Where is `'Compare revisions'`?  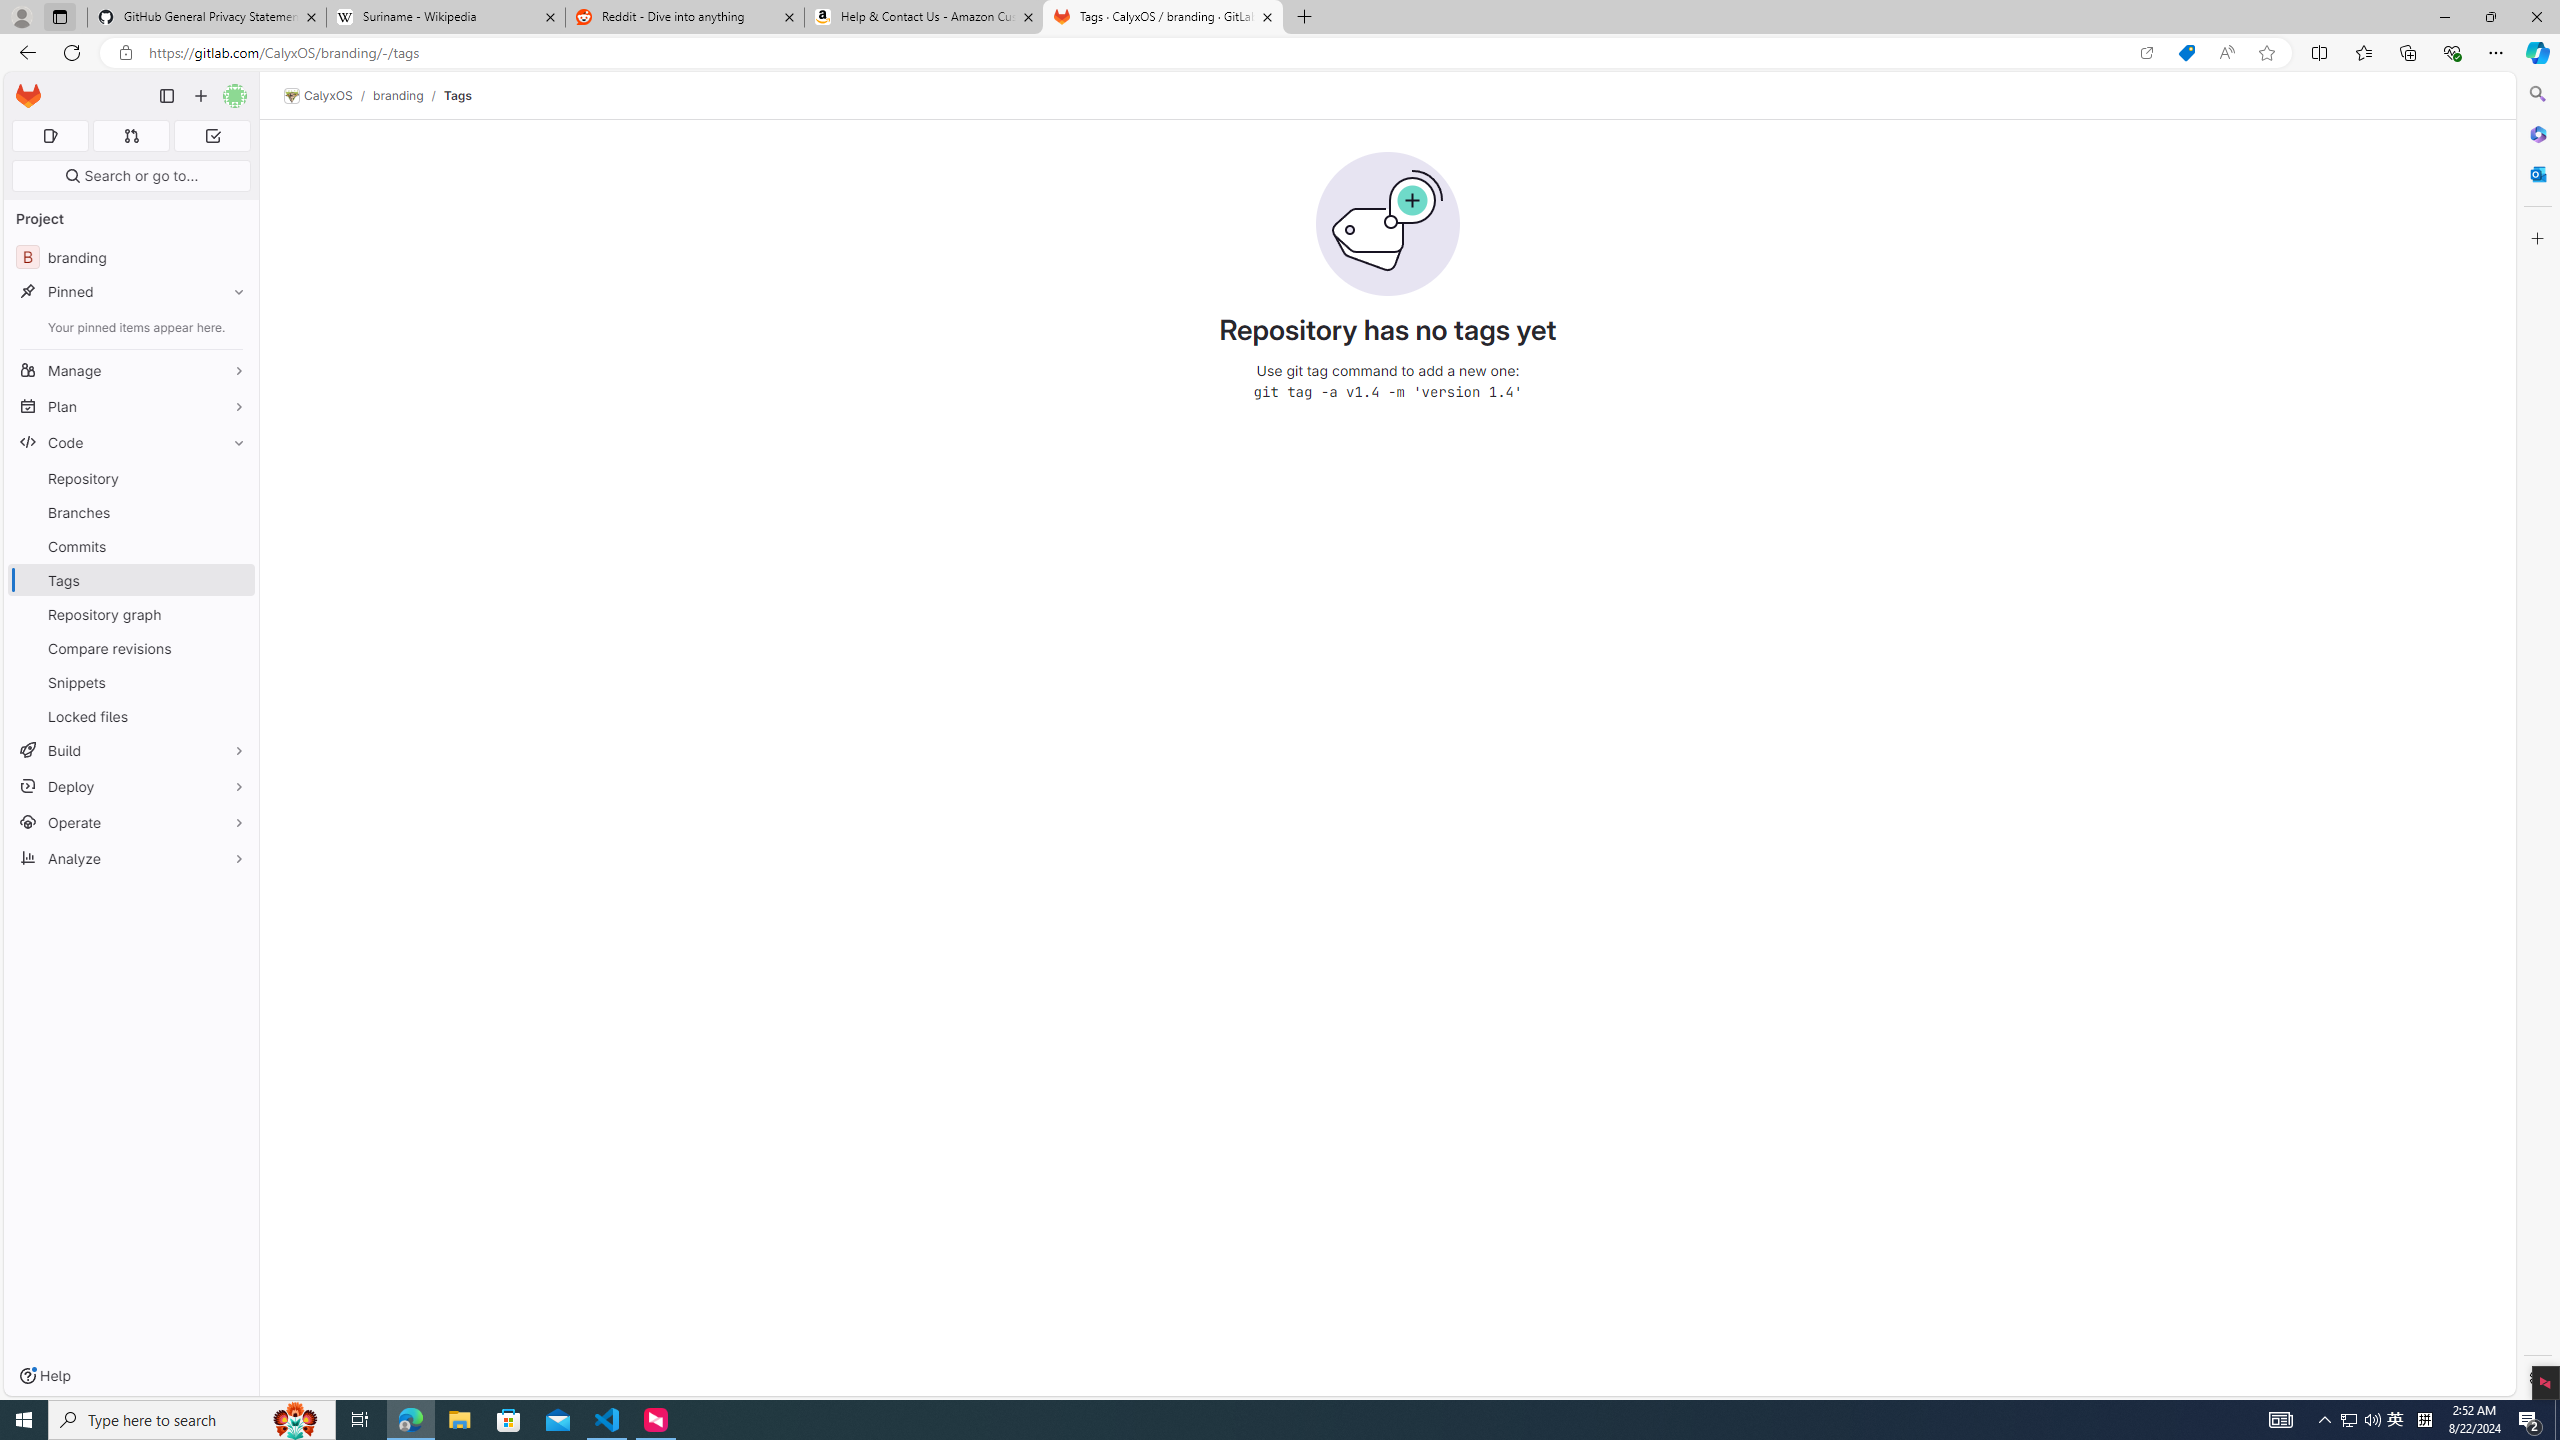
'Compare revisions' is located at coordinates (130, 647).